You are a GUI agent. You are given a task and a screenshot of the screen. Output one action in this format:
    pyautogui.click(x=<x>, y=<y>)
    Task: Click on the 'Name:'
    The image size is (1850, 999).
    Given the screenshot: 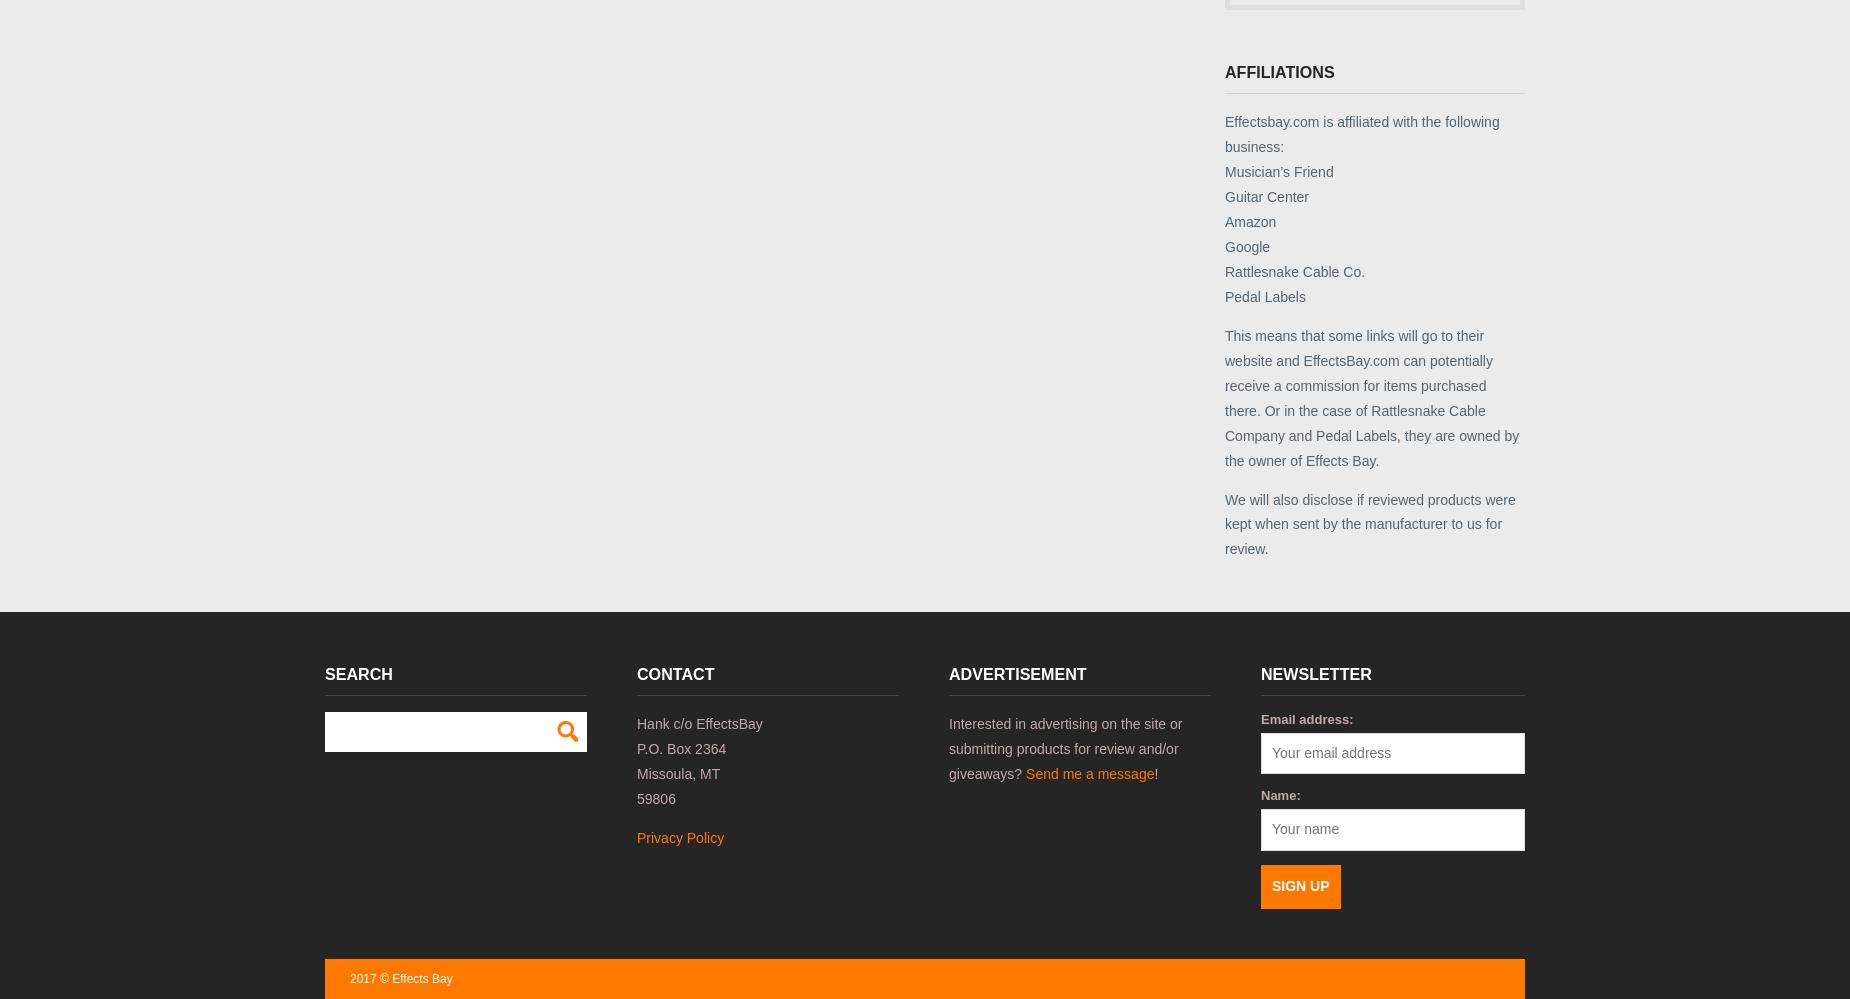 What is the action you would take?
    pyautogui.click(x=1279, y=795)
    